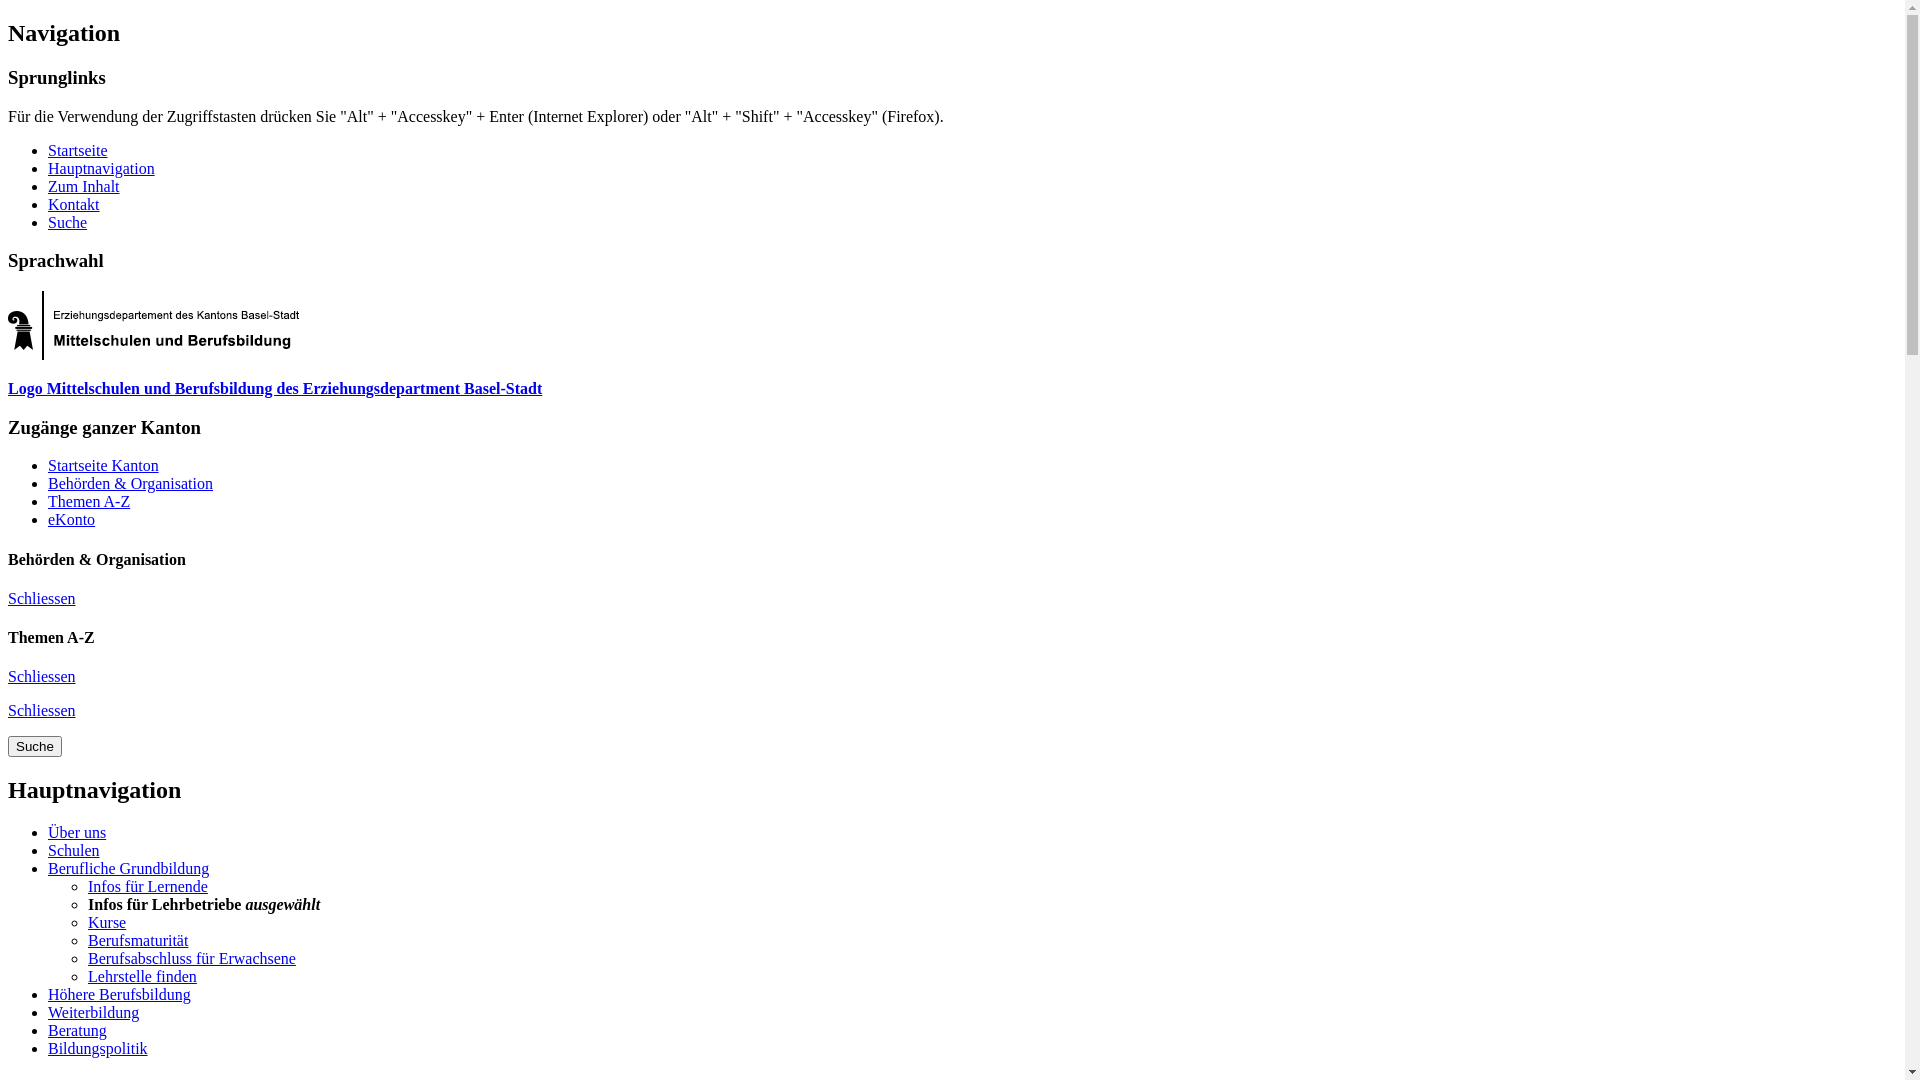 Image resolution: width=1920 pixels, height=1080 pixels. Describe the element at coordinates (77, 149) in the screenshot. I see `'Startseite'` at that location.